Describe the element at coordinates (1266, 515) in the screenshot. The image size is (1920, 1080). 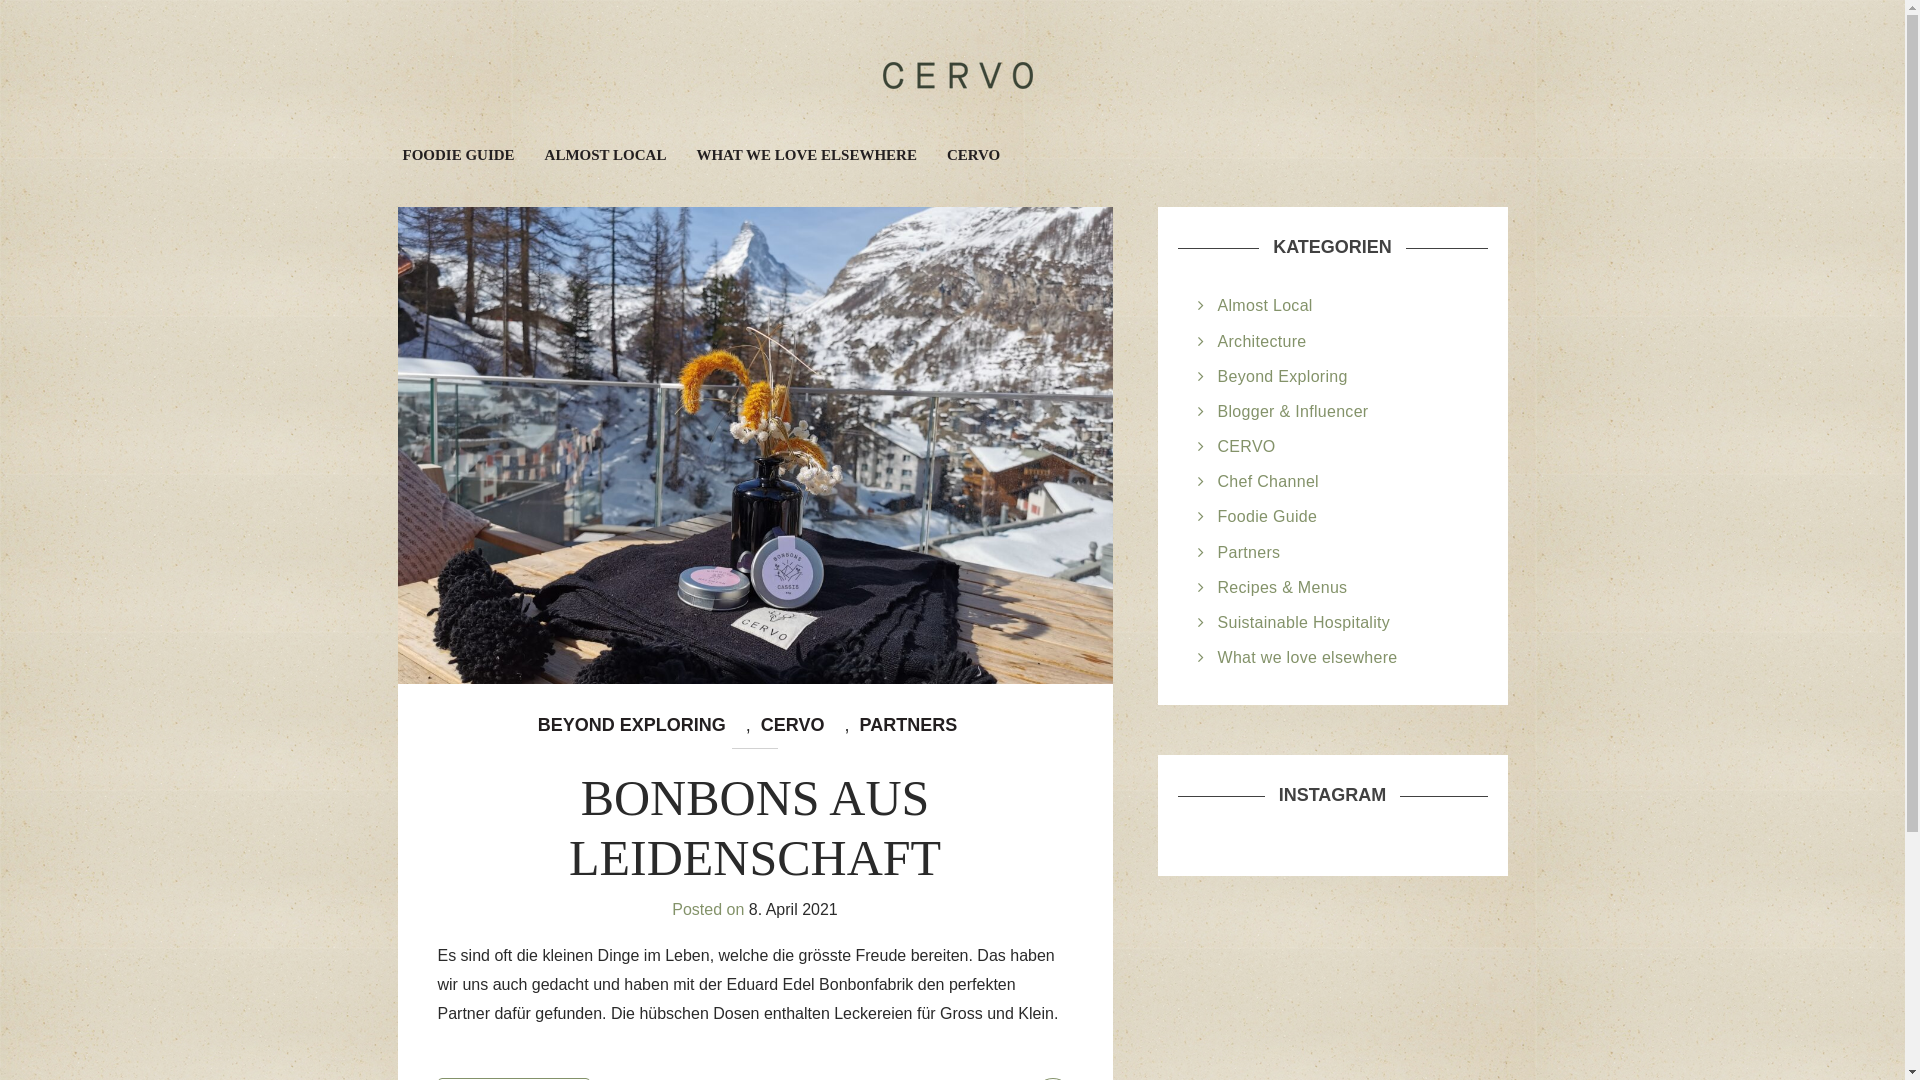
I see `'Foodie Guide'` at that location.